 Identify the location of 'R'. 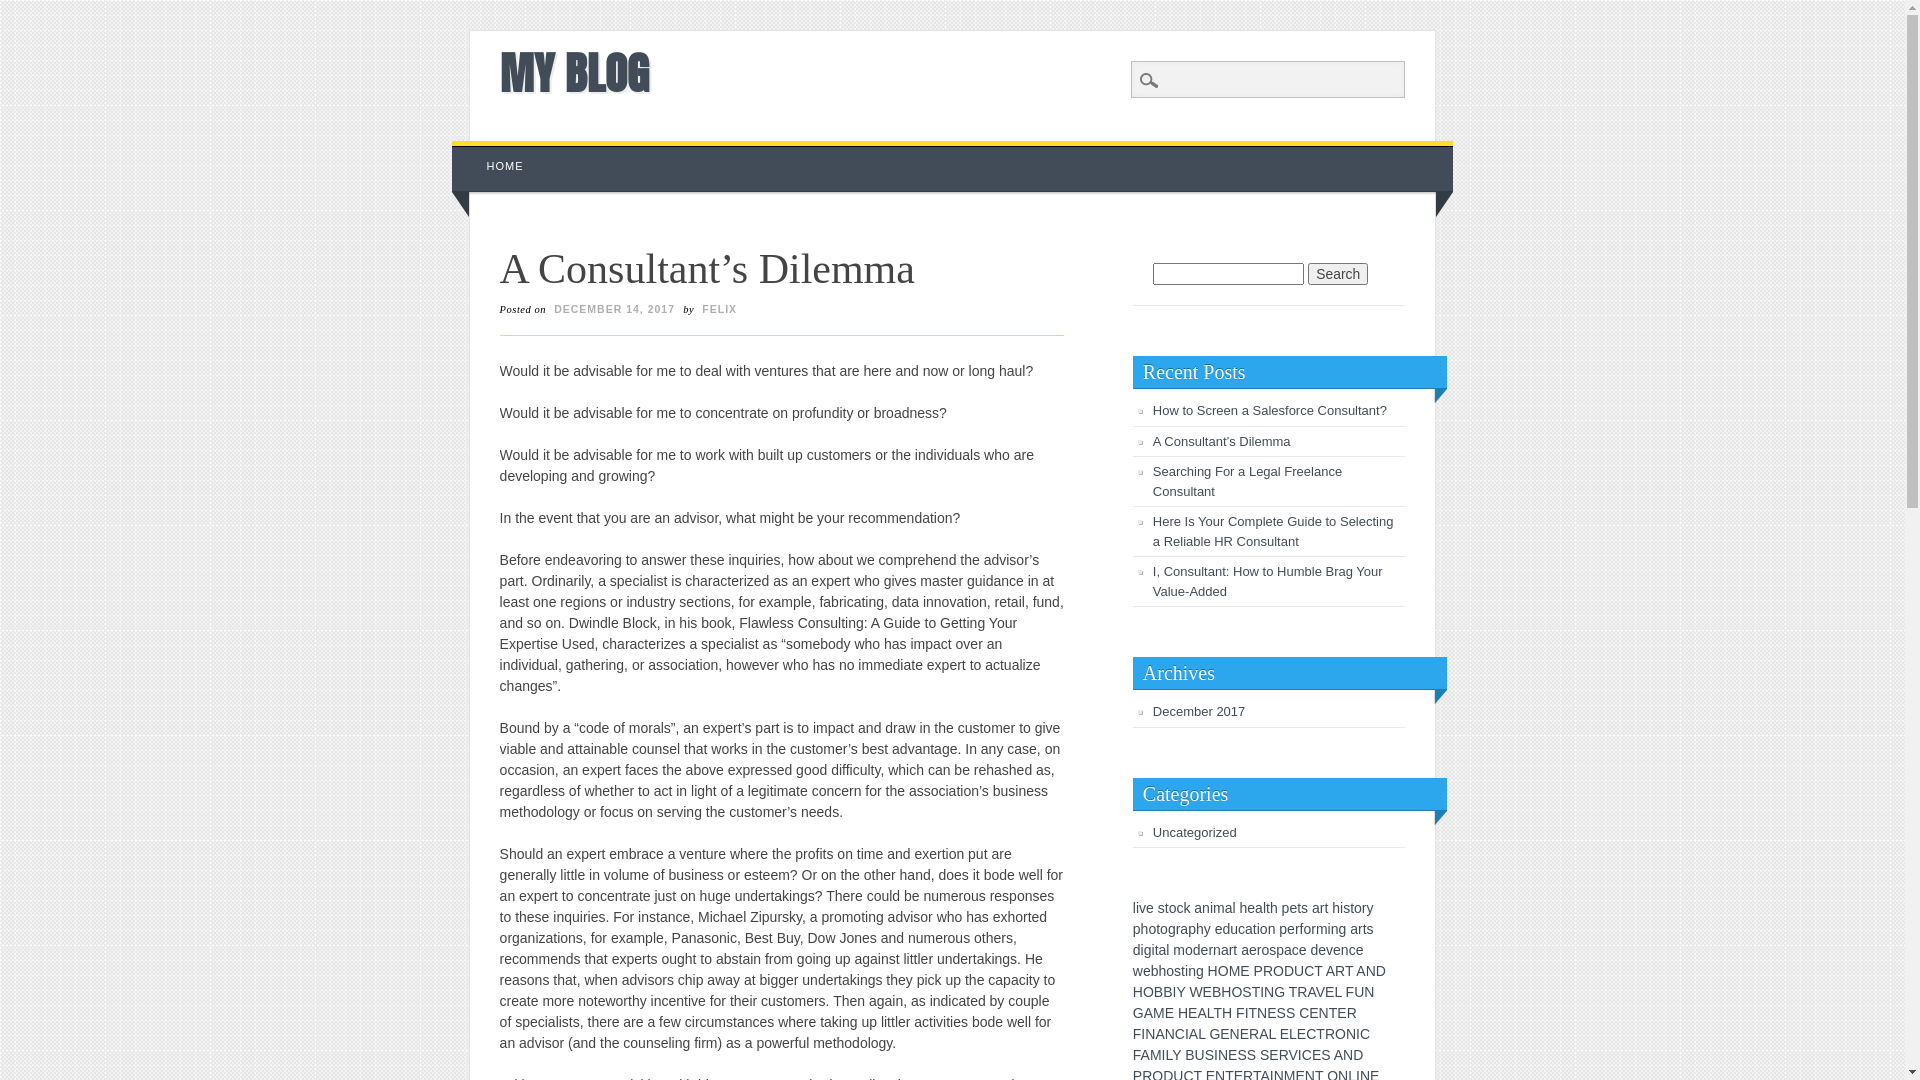
(1283, 1054).